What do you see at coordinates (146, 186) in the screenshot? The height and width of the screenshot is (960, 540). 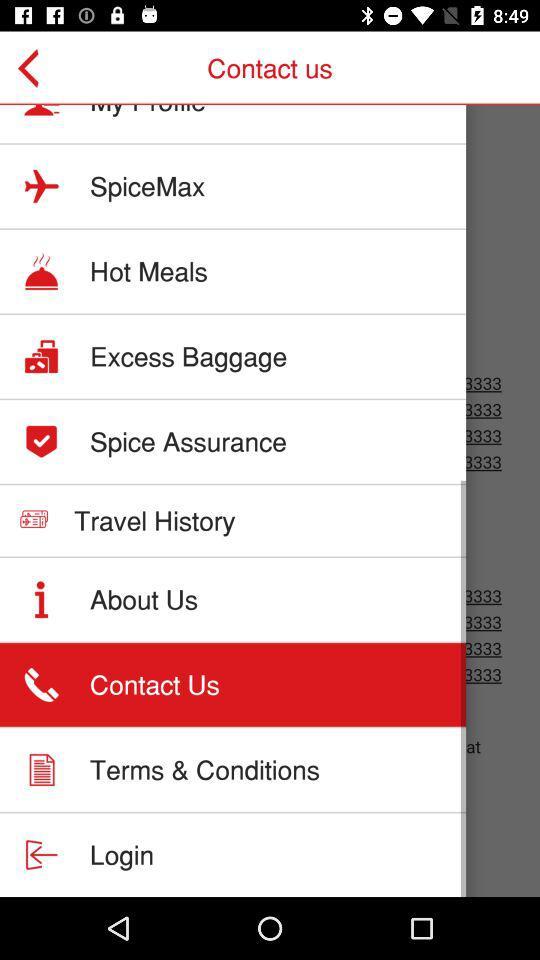 I see `spicemax` at bounding box center [146, 186].